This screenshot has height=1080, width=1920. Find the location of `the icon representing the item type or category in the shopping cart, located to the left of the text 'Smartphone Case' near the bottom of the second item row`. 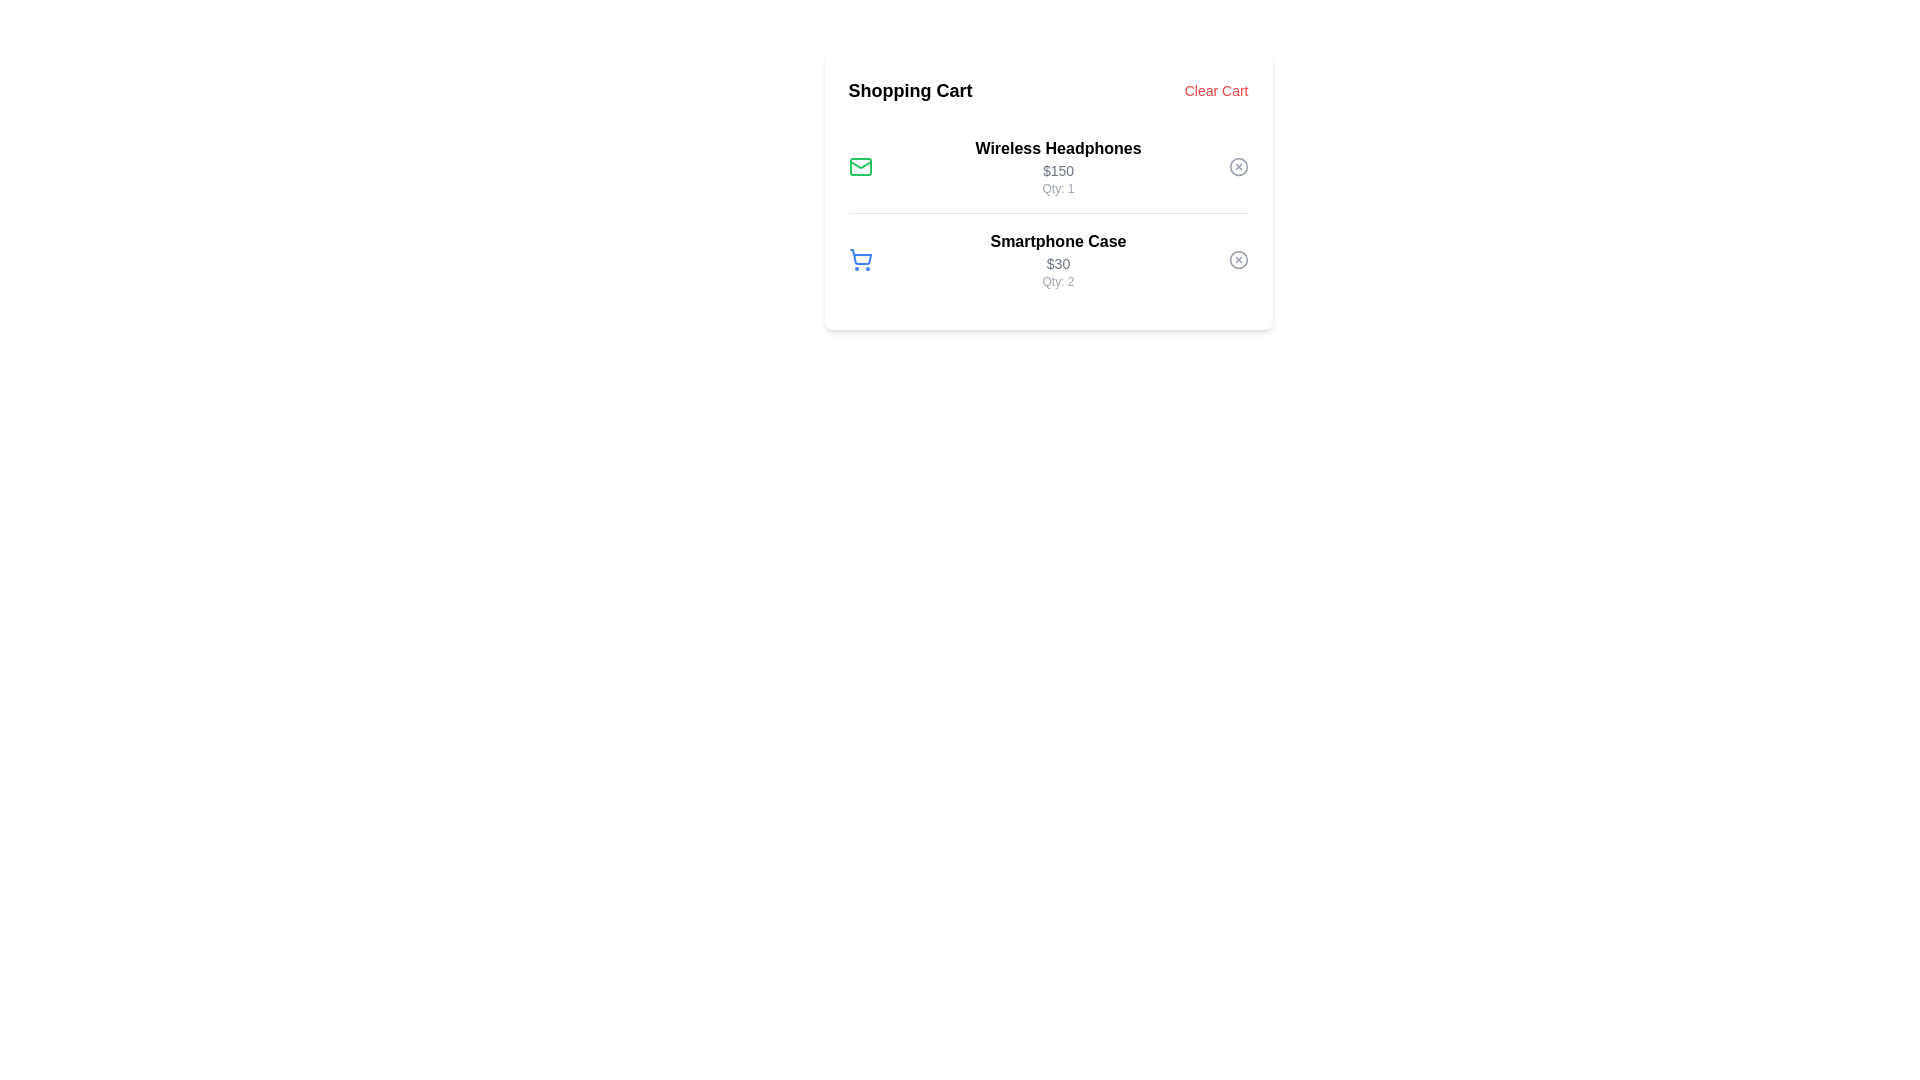

the icon representing the item type or category in the shopping cart, located to the left of the text 'Smartphone Case' near the bottom of the second item row is located at coordinates (860, 258).